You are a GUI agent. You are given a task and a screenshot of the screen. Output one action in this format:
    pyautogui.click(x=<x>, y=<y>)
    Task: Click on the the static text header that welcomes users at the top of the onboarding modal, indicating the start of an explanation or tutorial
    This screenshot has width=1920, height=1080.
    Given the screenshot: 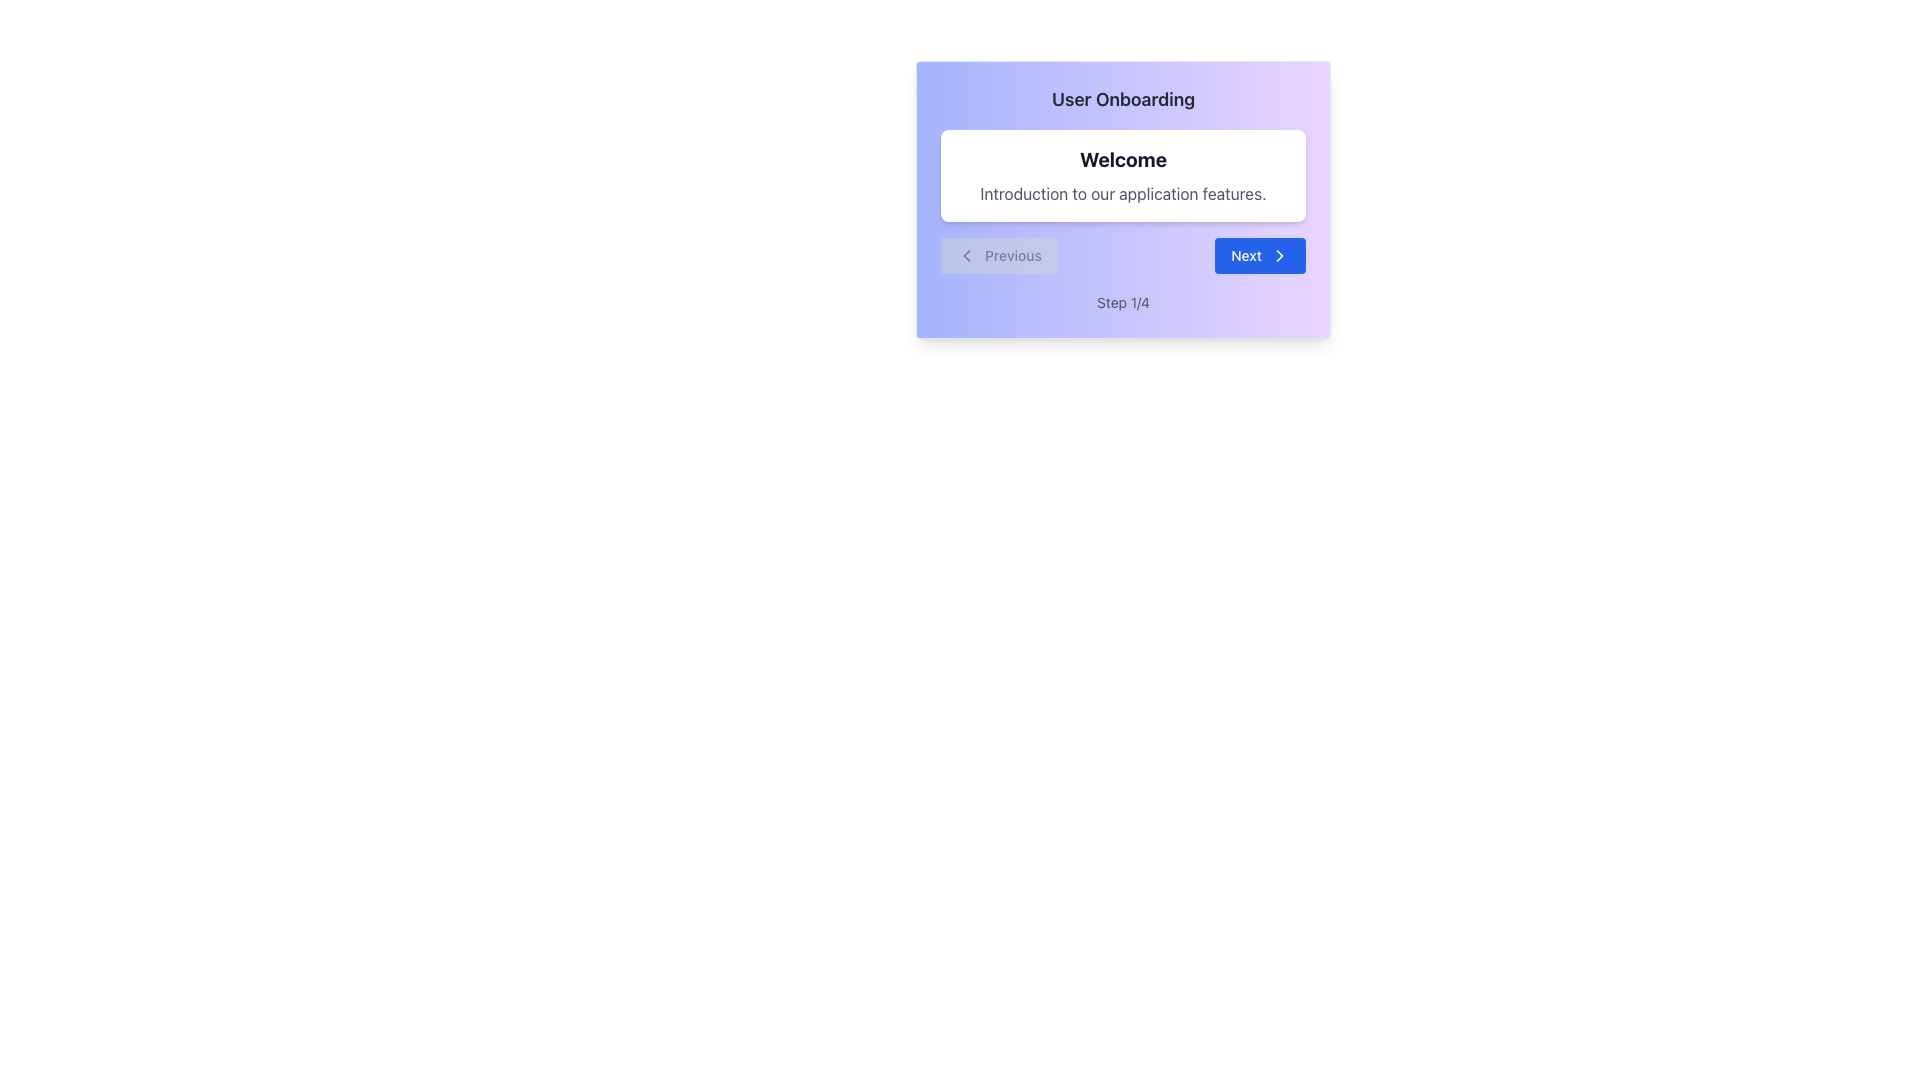 What is the action you would take?
    pyautogui.click(x=1123, y=158)
    